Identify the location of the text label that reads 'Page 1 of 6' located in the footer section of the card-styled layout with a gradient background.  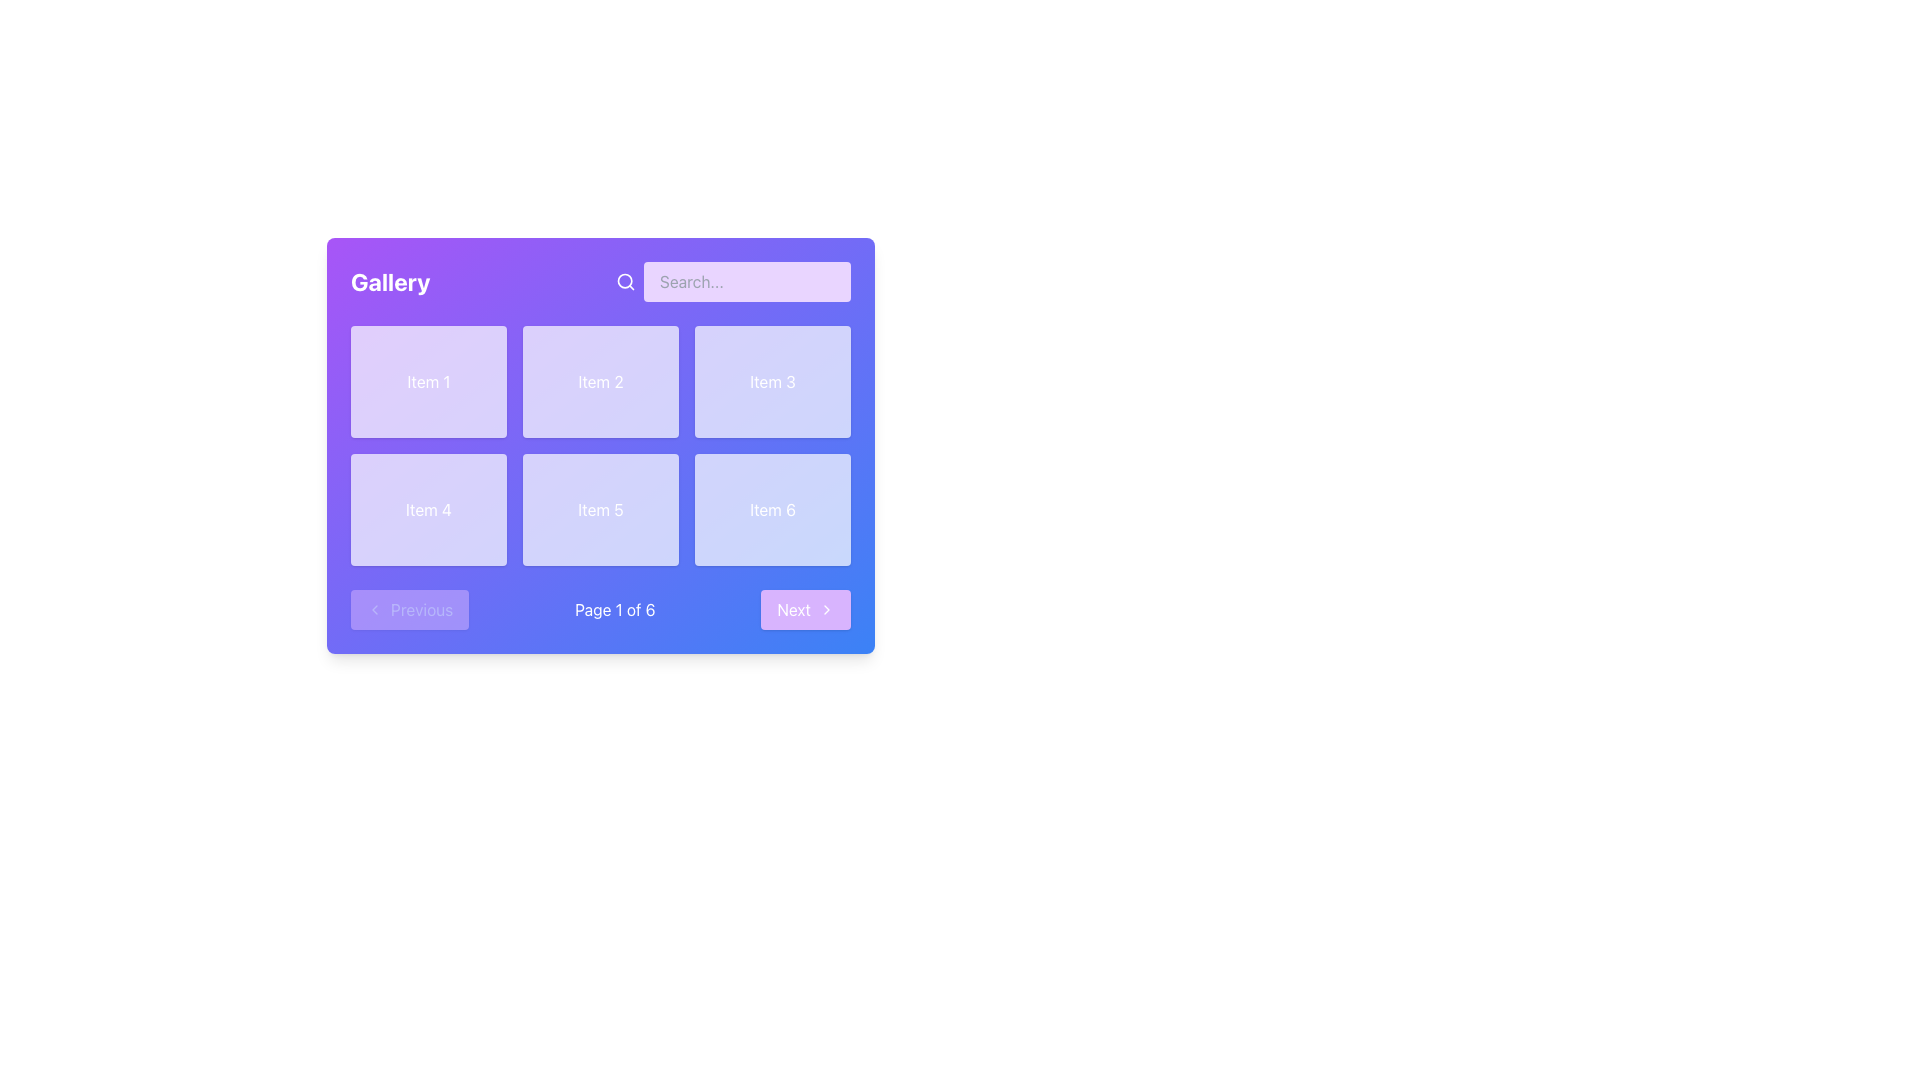
(599, 608).